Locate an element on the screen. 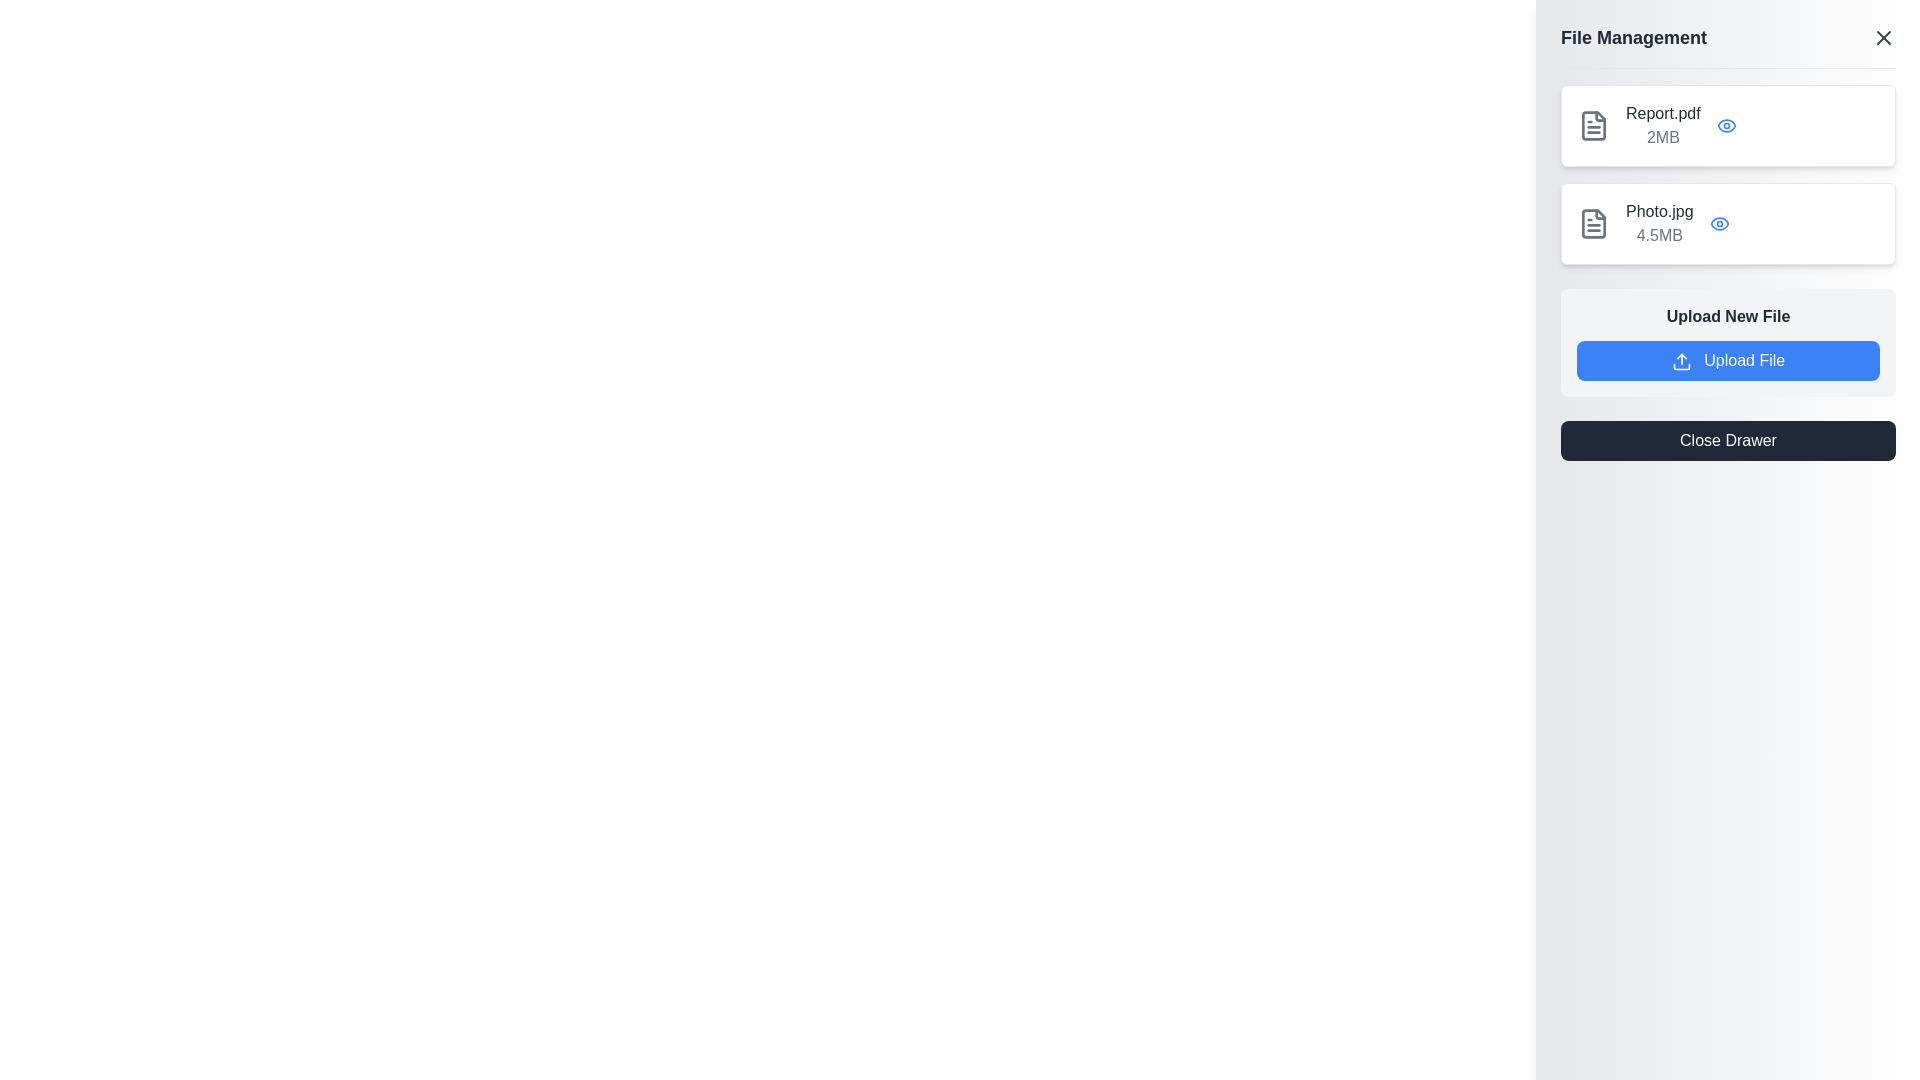 The image size is (1920, 1080). the close icon button resembling an 'X' located at the top-right corner of the 'File Management' section is located at coordinates (1882, 38).